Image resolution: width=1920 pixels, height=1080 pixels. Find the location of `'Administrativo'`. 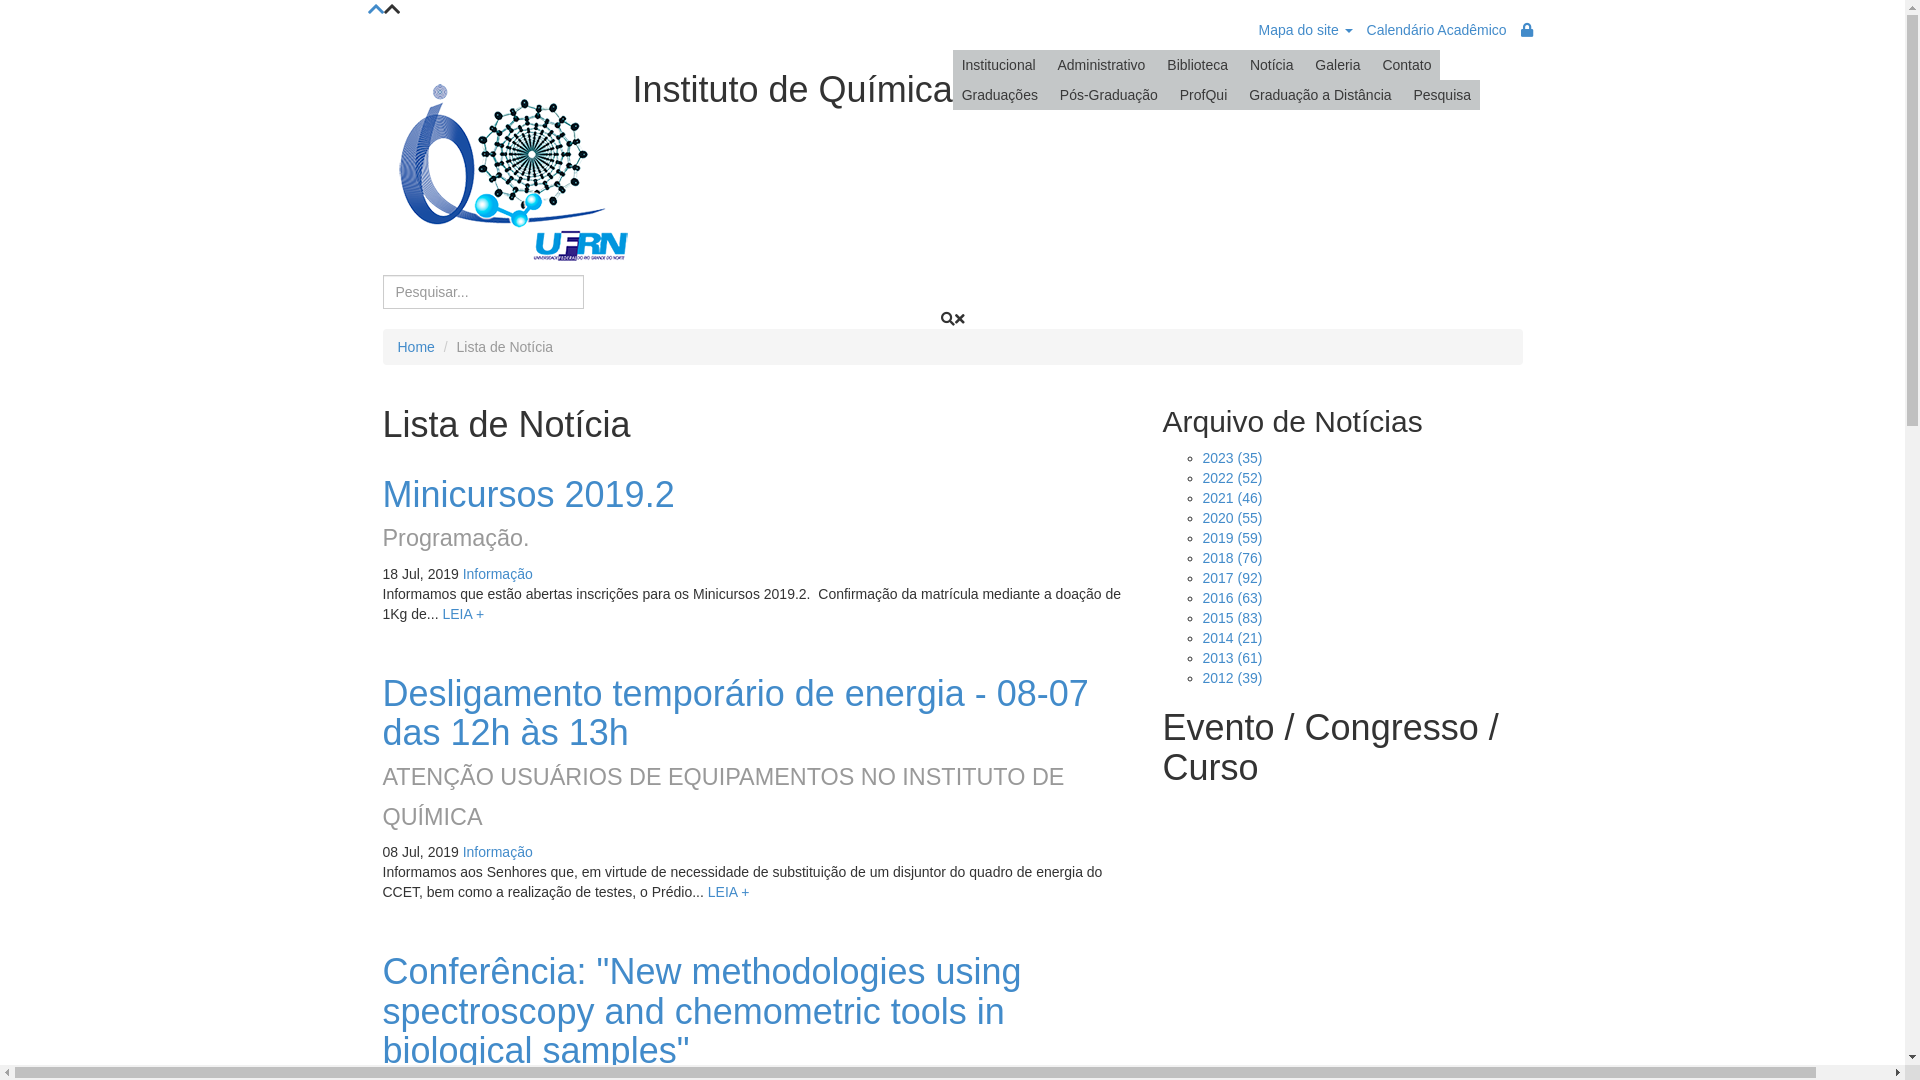

'Administrativo' is located at coordinates (1046, 64).